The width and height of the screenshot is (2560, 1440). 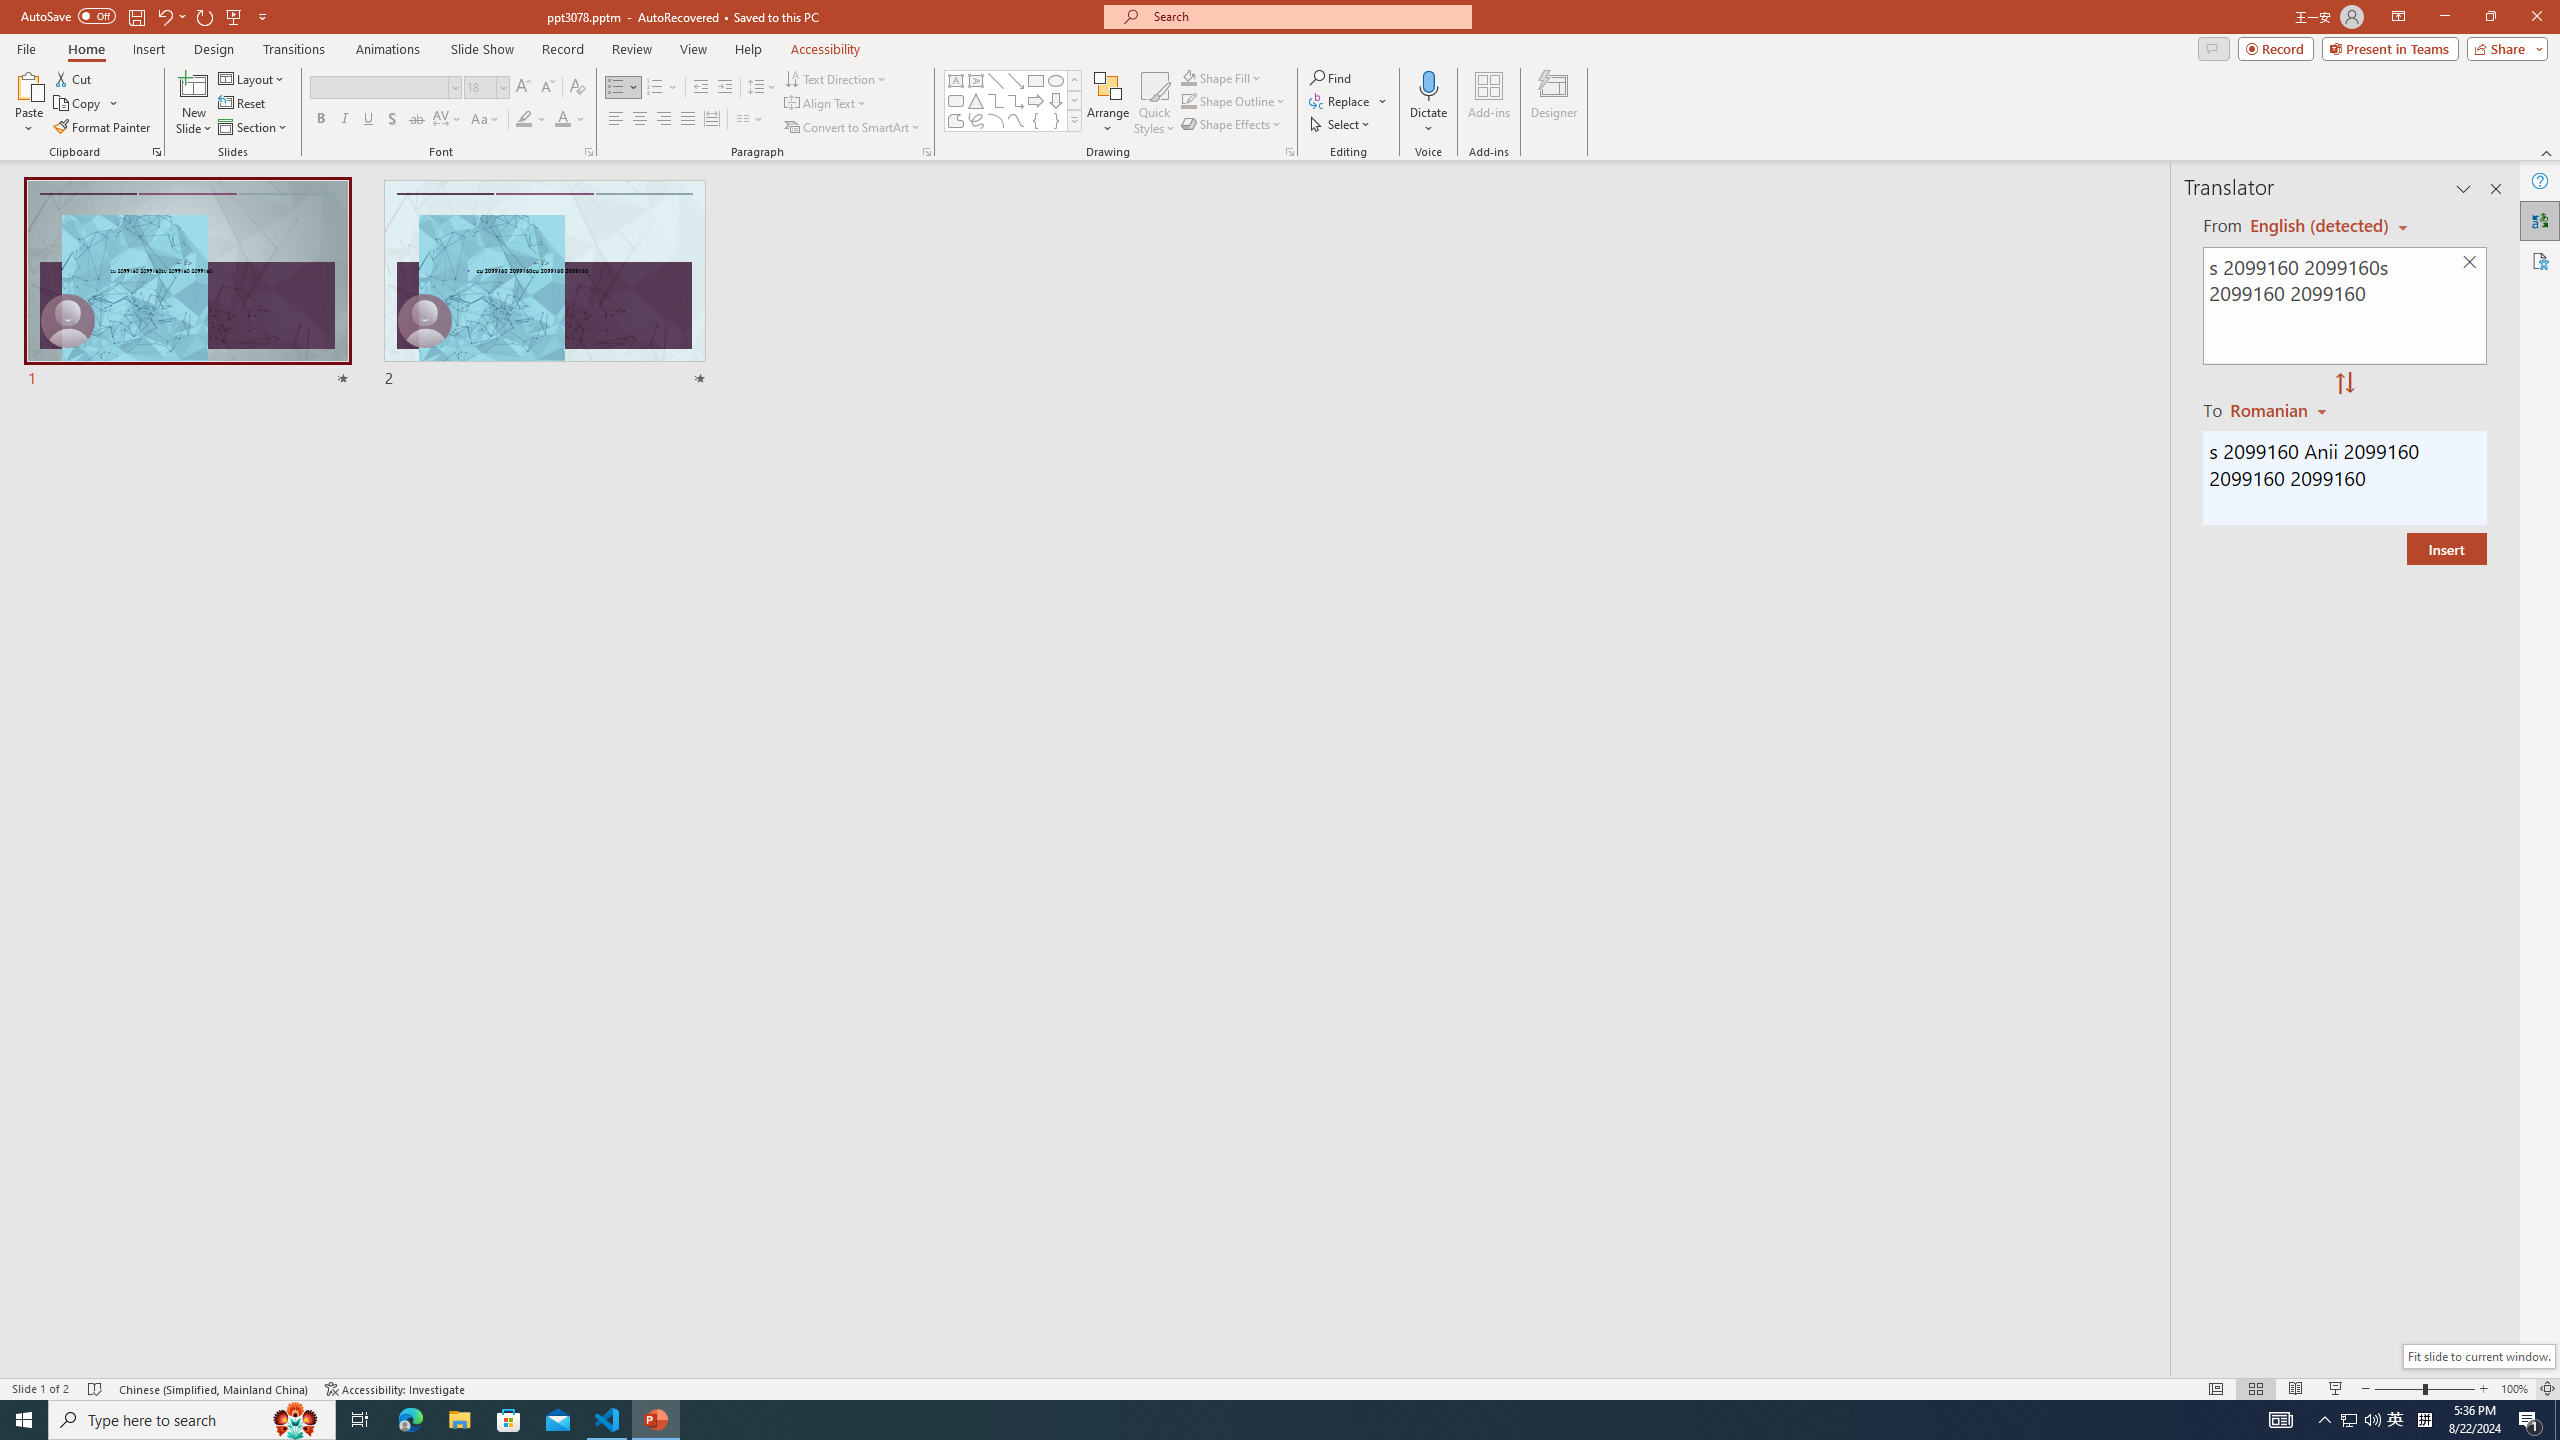 I want to click on 'Strikethrough', so click(x=416, y=118).